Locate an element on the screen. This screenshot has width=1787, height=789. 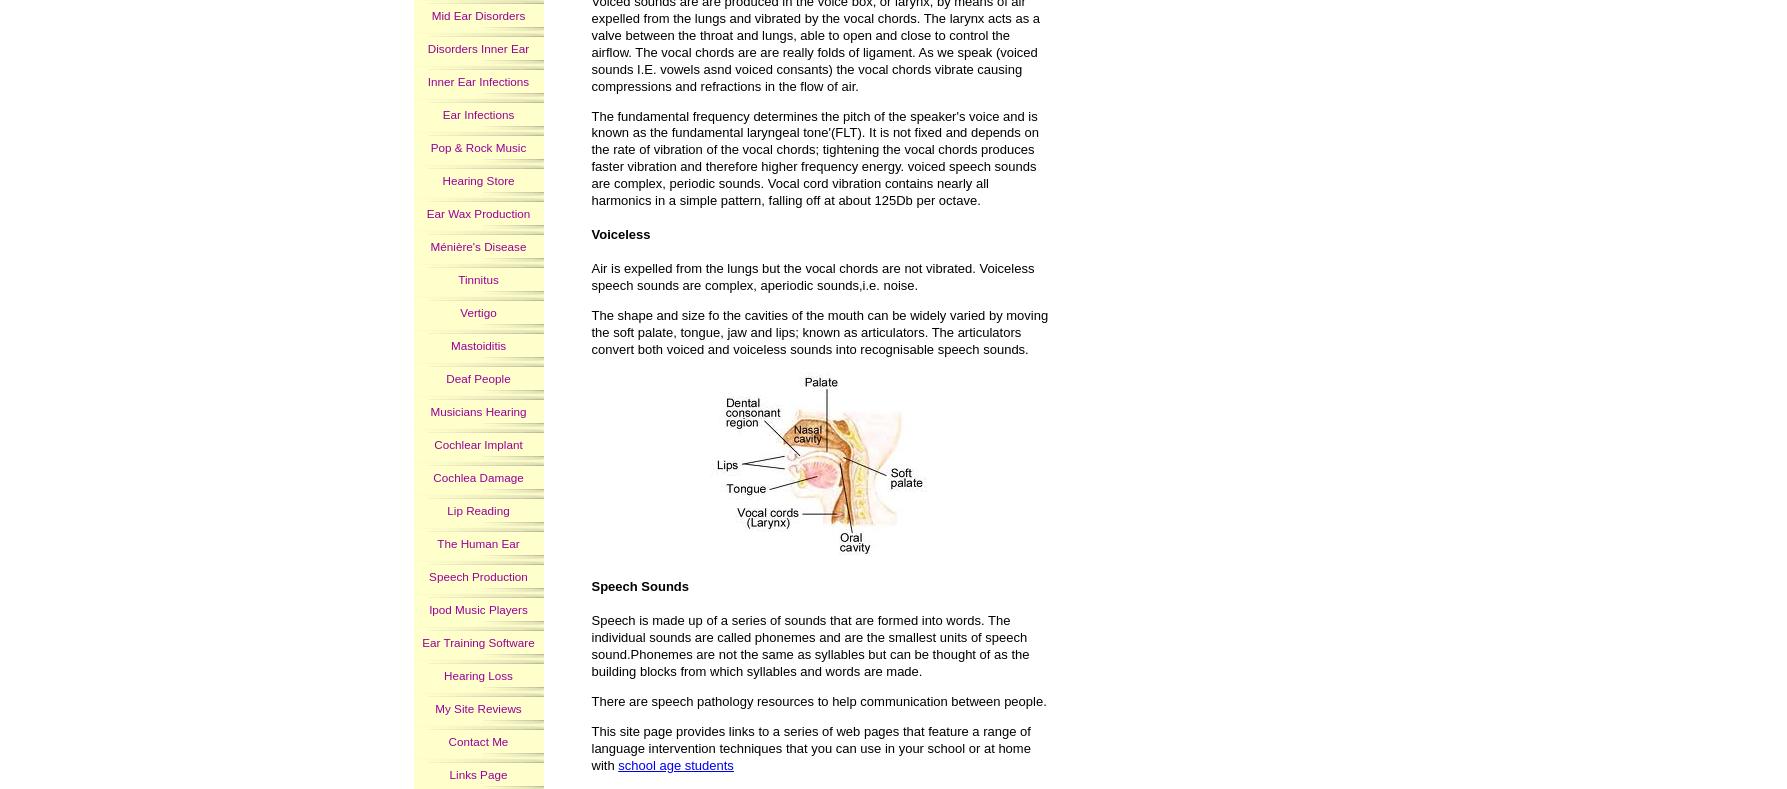
'Hearing Store' is located at coordinates (478, 178).